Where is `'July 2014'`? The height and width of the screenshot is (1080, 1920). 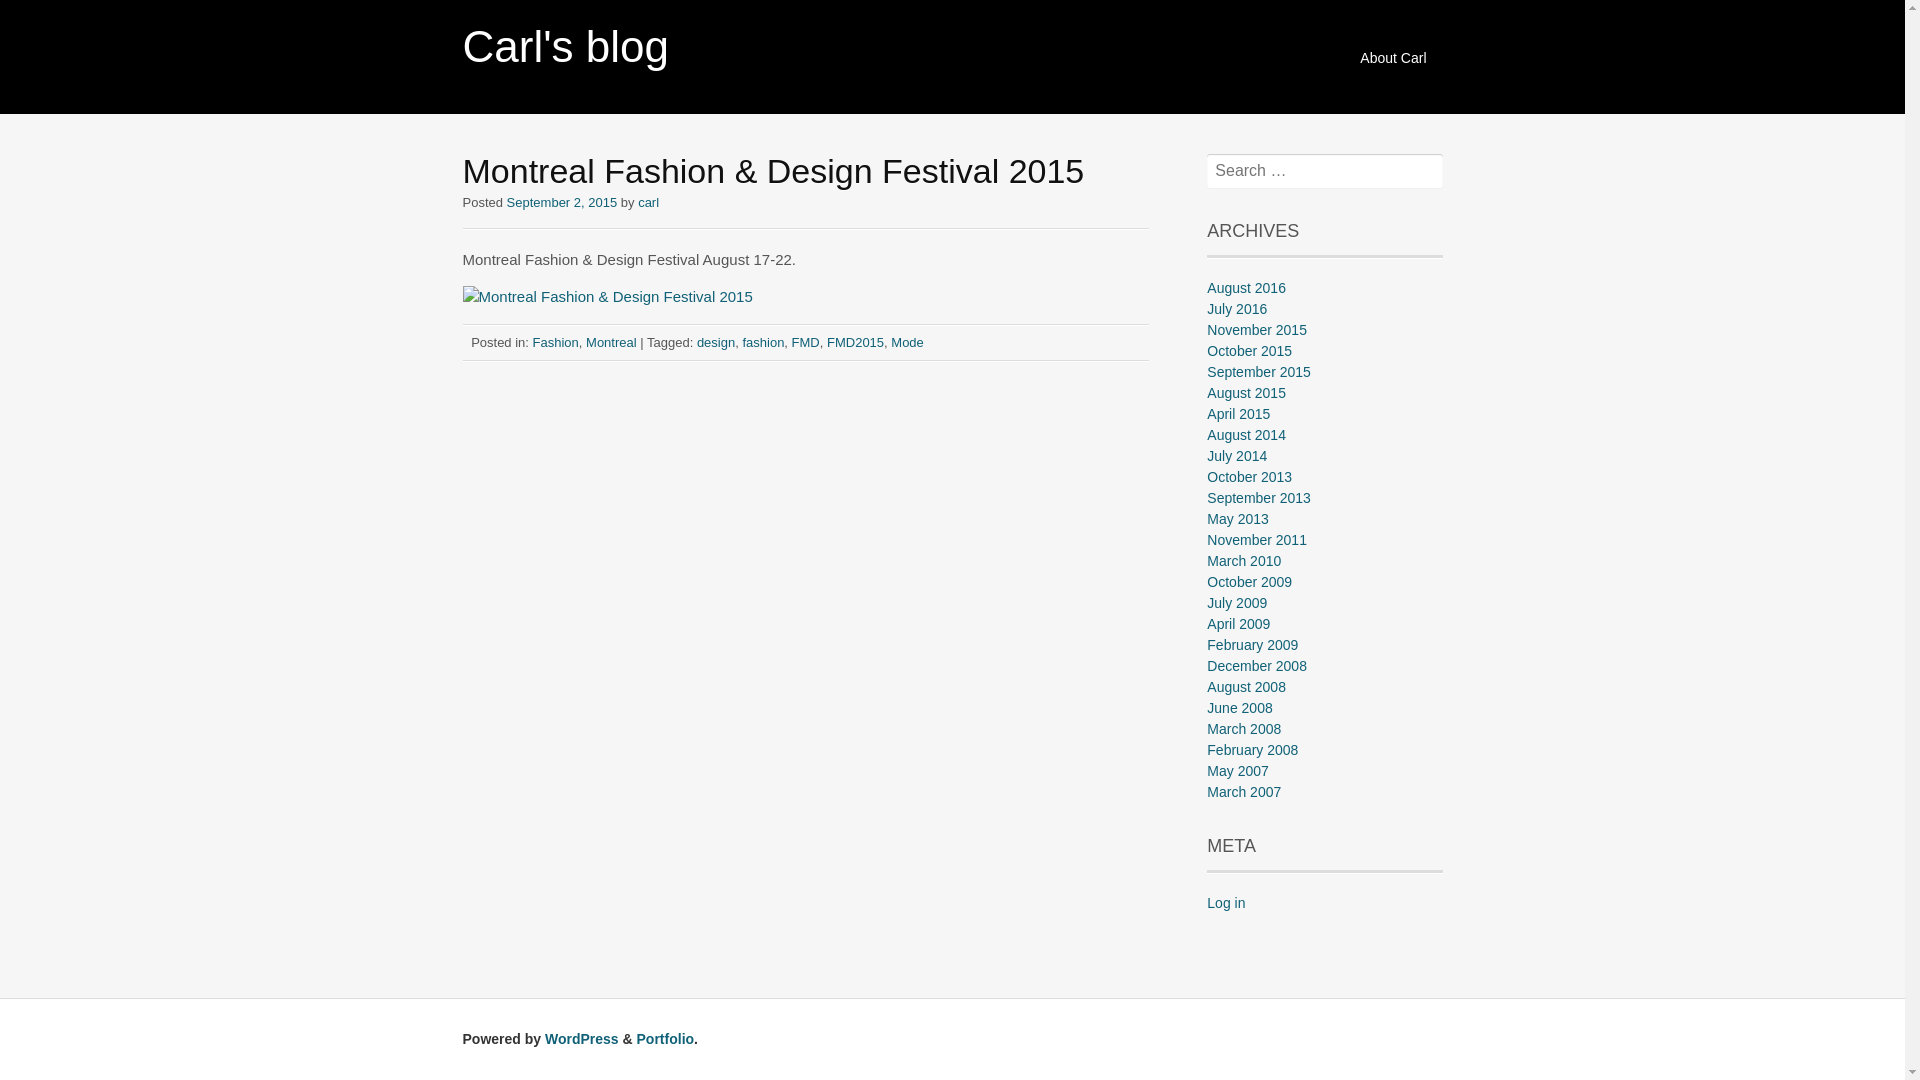 'July 2014' is located at coordinates (1236, 455).